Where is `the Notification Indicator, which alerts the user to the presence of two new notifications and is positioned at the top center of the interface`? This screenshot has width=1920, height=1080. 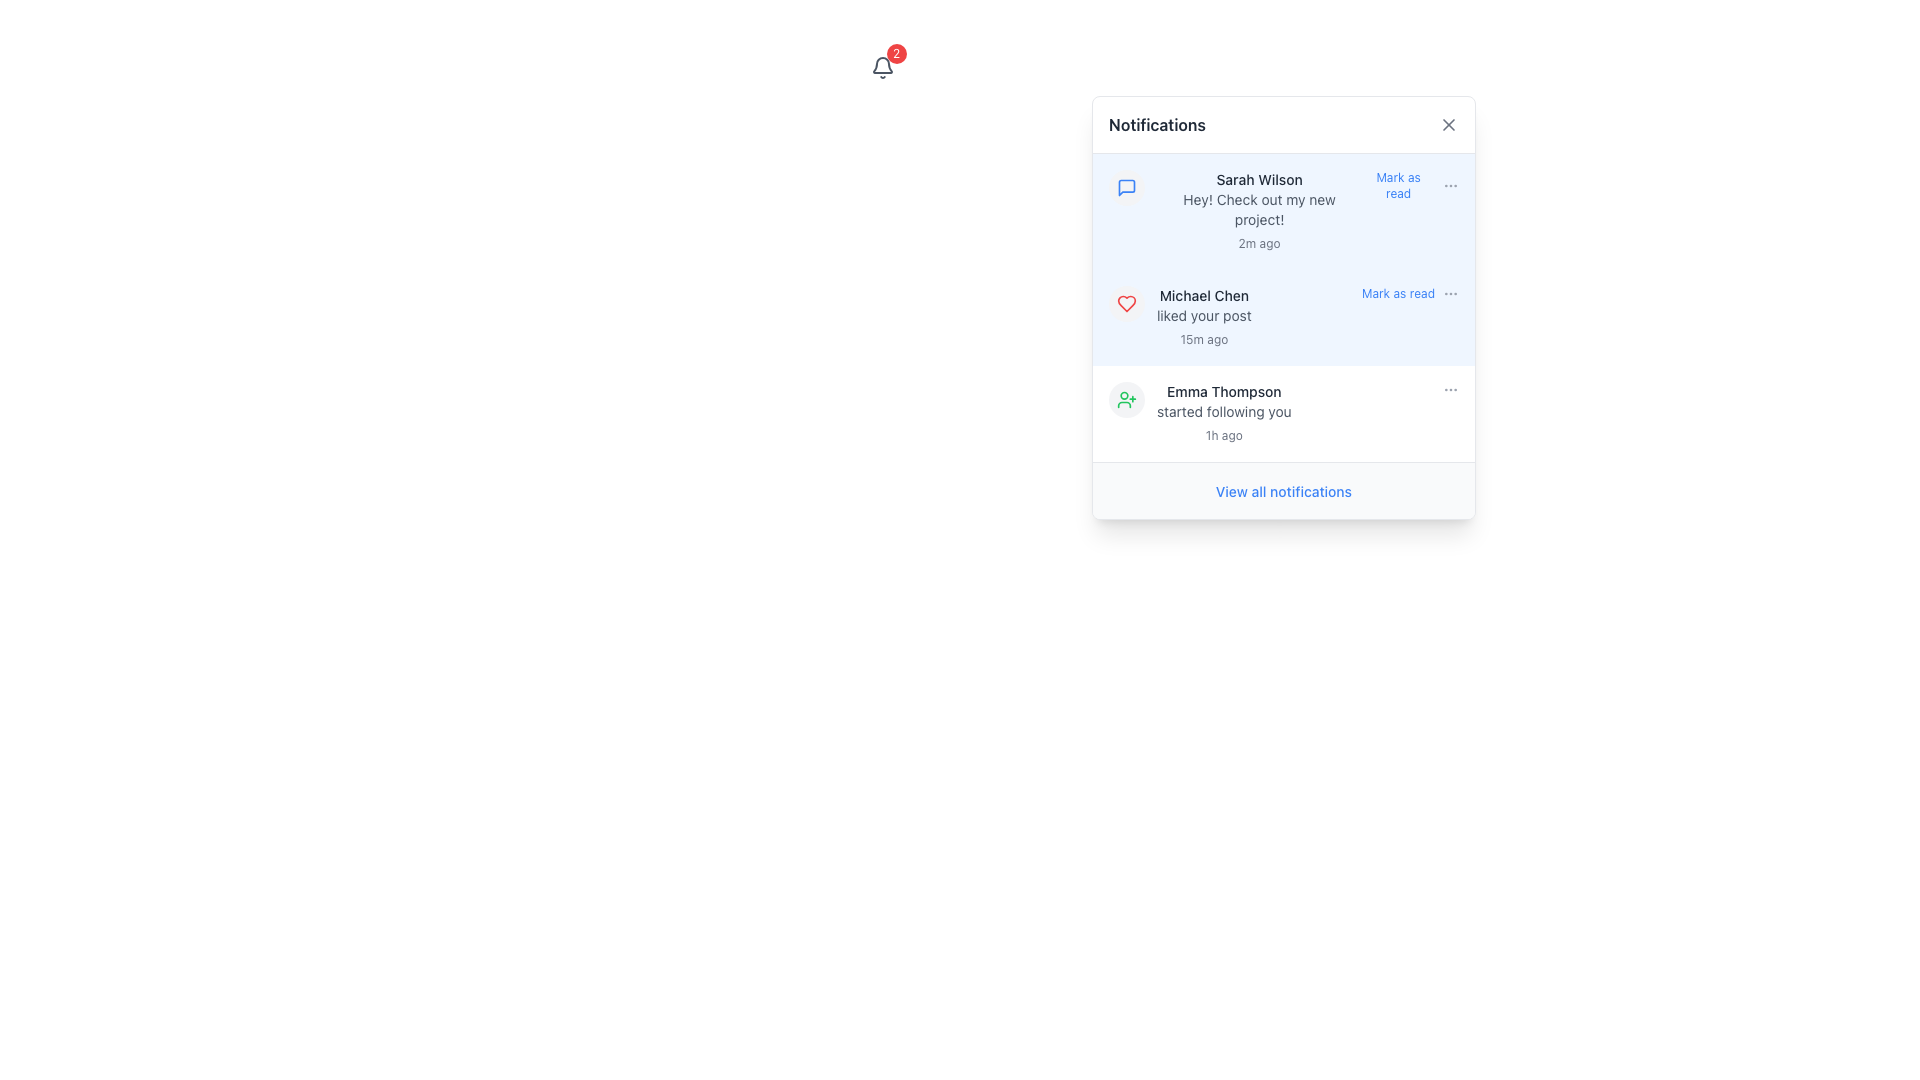
the Notification Indicator, which alerts the user to the presence of two new notifications and is positioned at the top center of the interface is located at coordinates (881, 67).